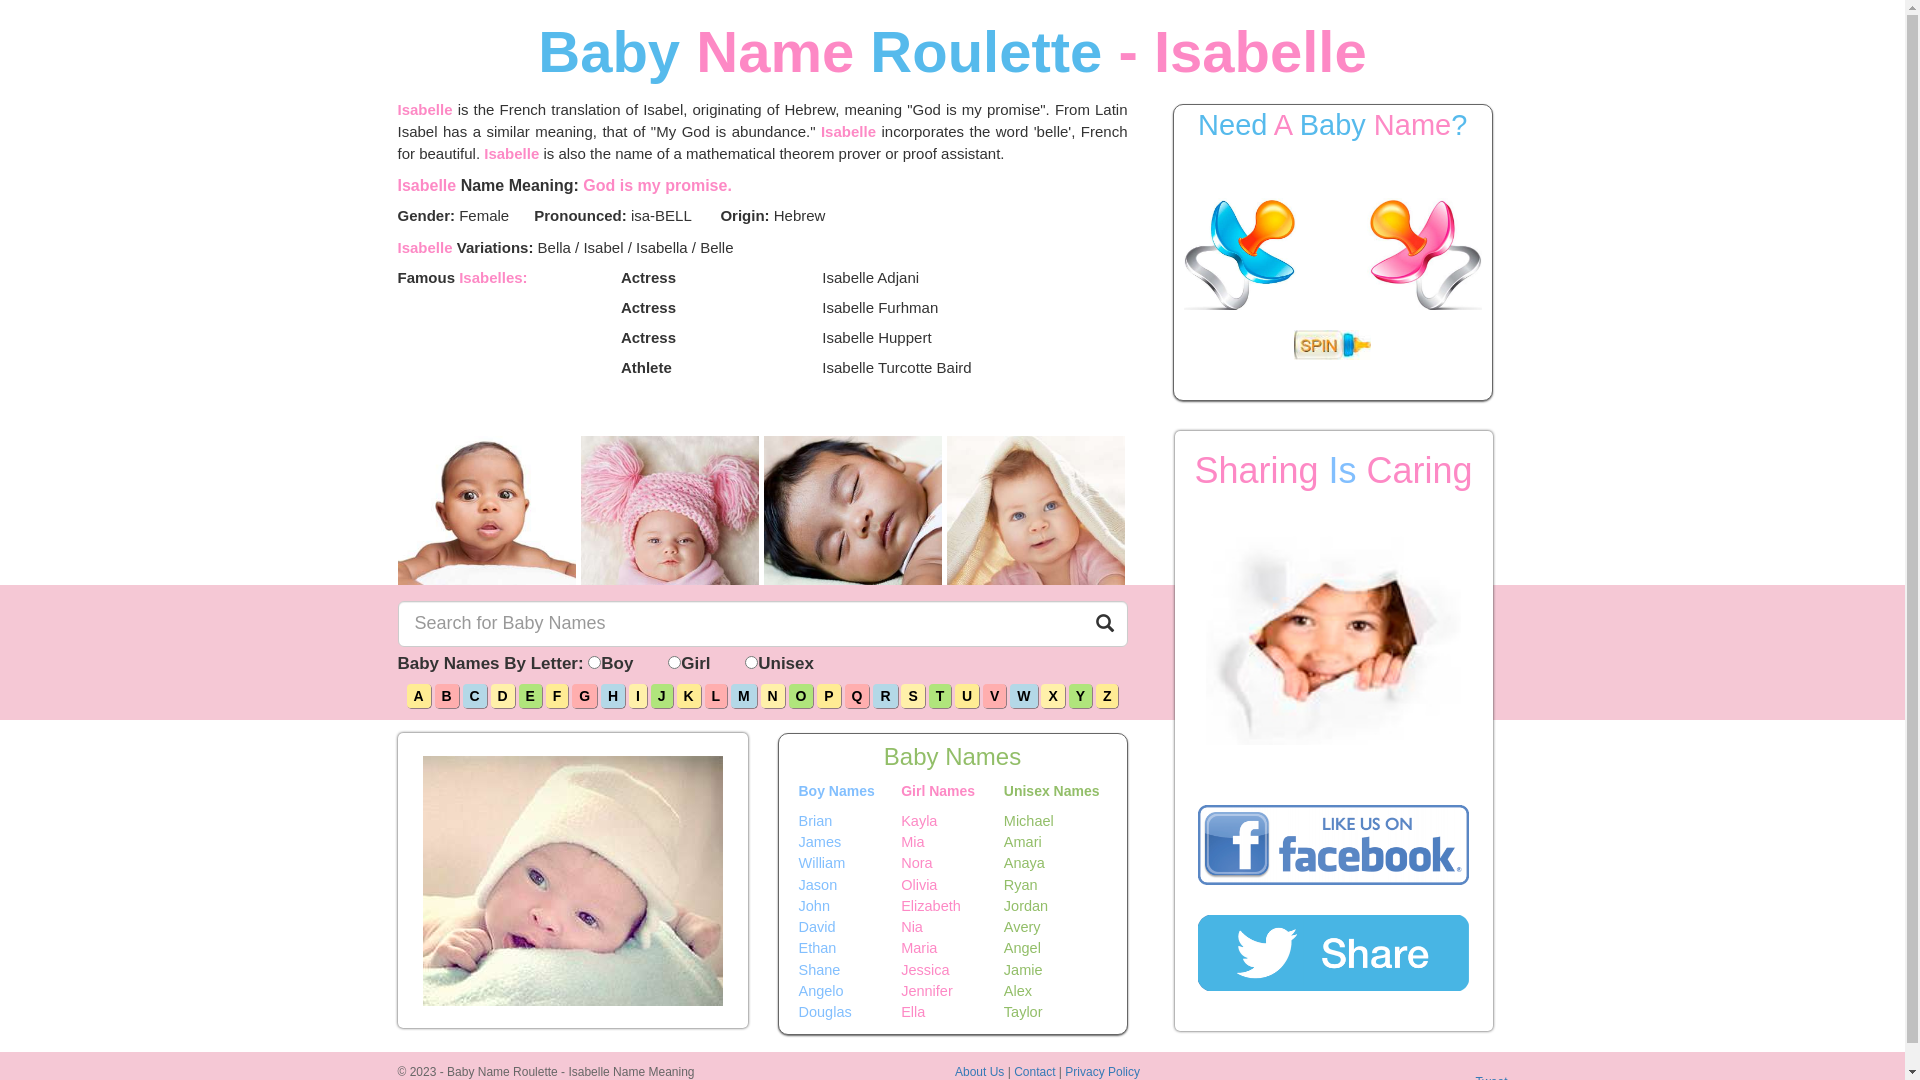  Describe the element at coordinates (796, 927) in the screenshot. I see `'David'` at that location.